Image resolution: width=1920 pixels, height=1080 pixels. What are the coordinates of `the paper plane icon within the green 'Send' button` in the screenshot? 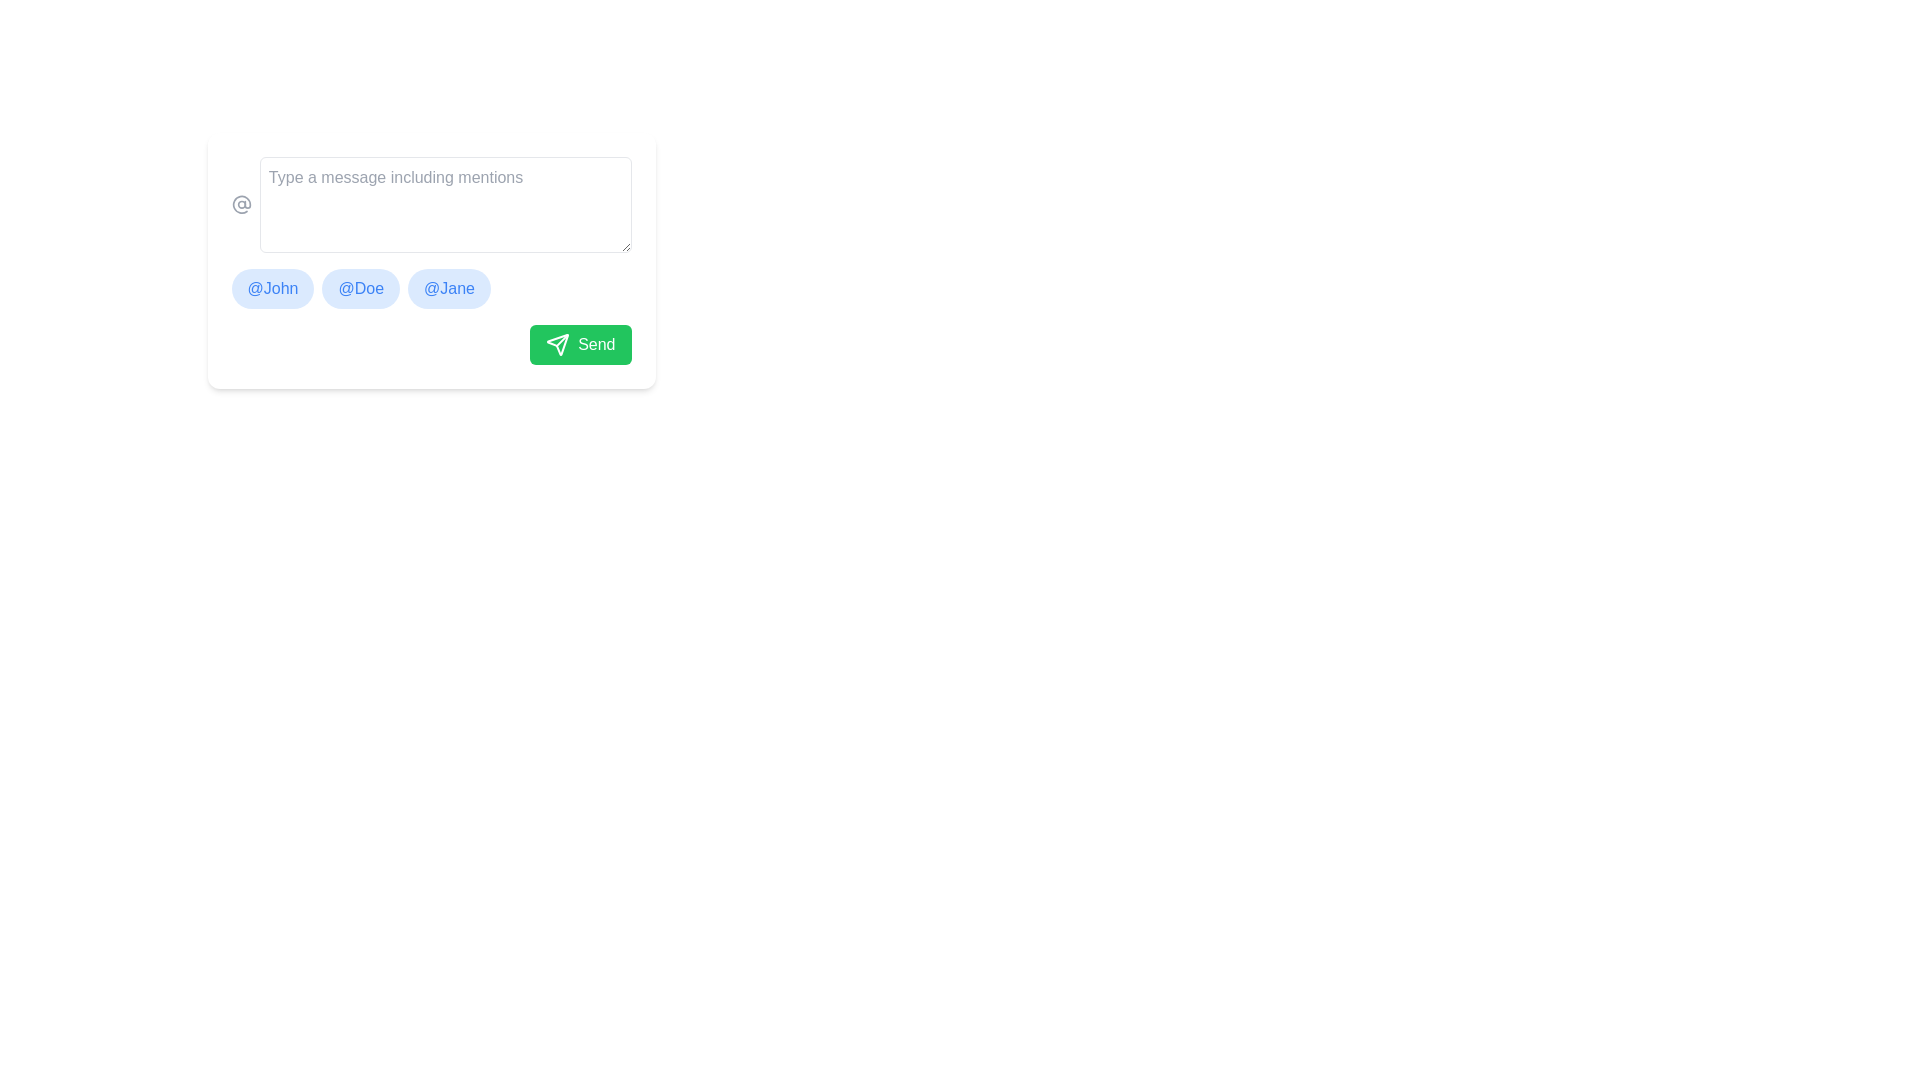 It's located at (558, 343).